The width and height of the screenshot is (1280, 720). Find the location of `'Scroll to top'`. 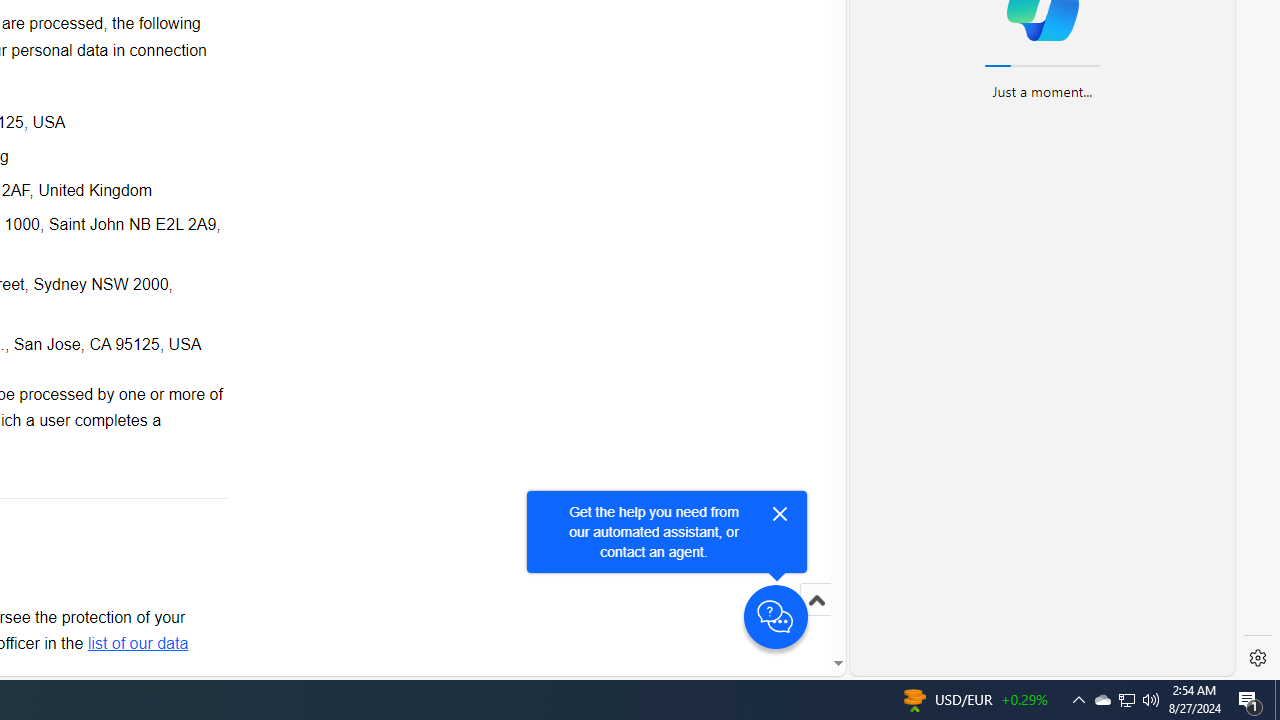

'Scroll to top' is located at coordinates (816, 620).